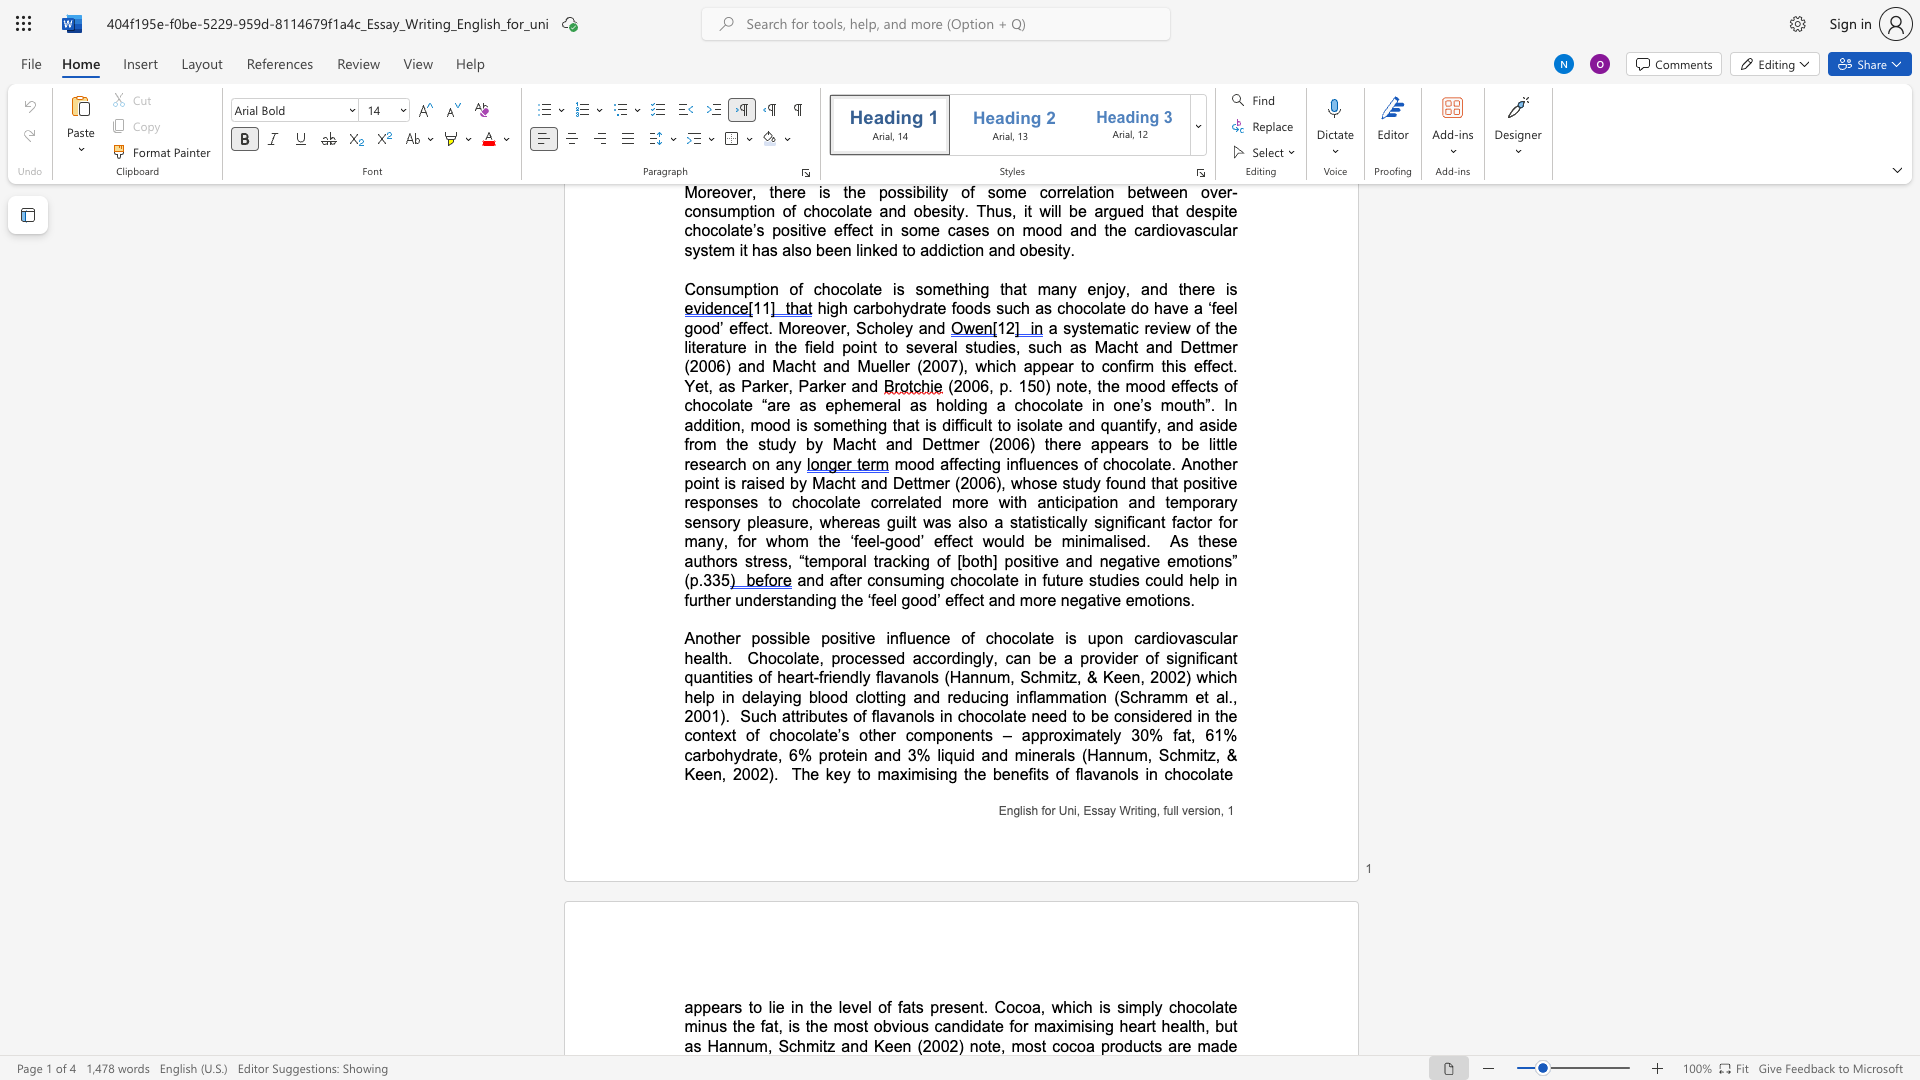 This screenshot has width=1920, height=1080. I want to click on the subset text "te is upon cardiov" within the text "Another possible positive influence of chocolate is upon cardiovascular health", so click(1040, 638).